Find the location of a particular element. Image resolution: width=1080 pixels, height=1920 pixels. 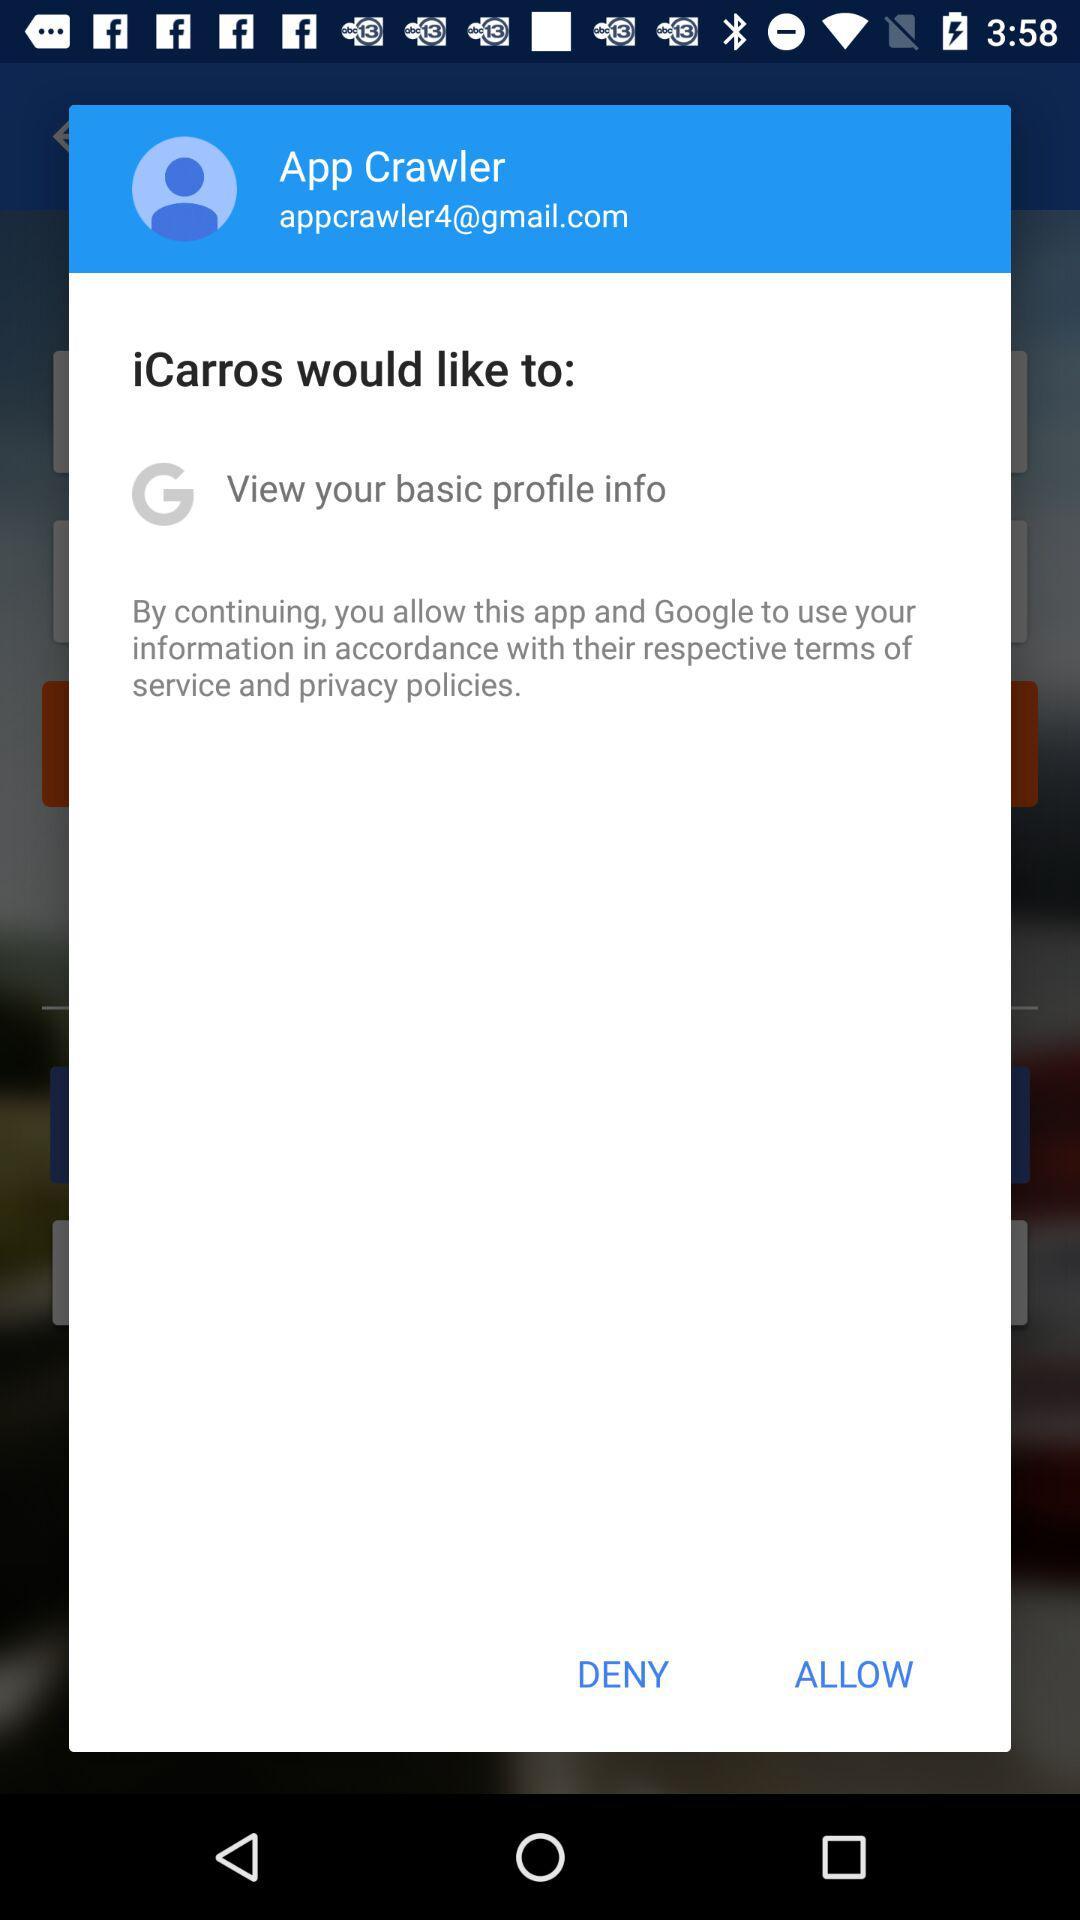

the appcrawler4@gmail.com icon is located at coordinates (454, 214).